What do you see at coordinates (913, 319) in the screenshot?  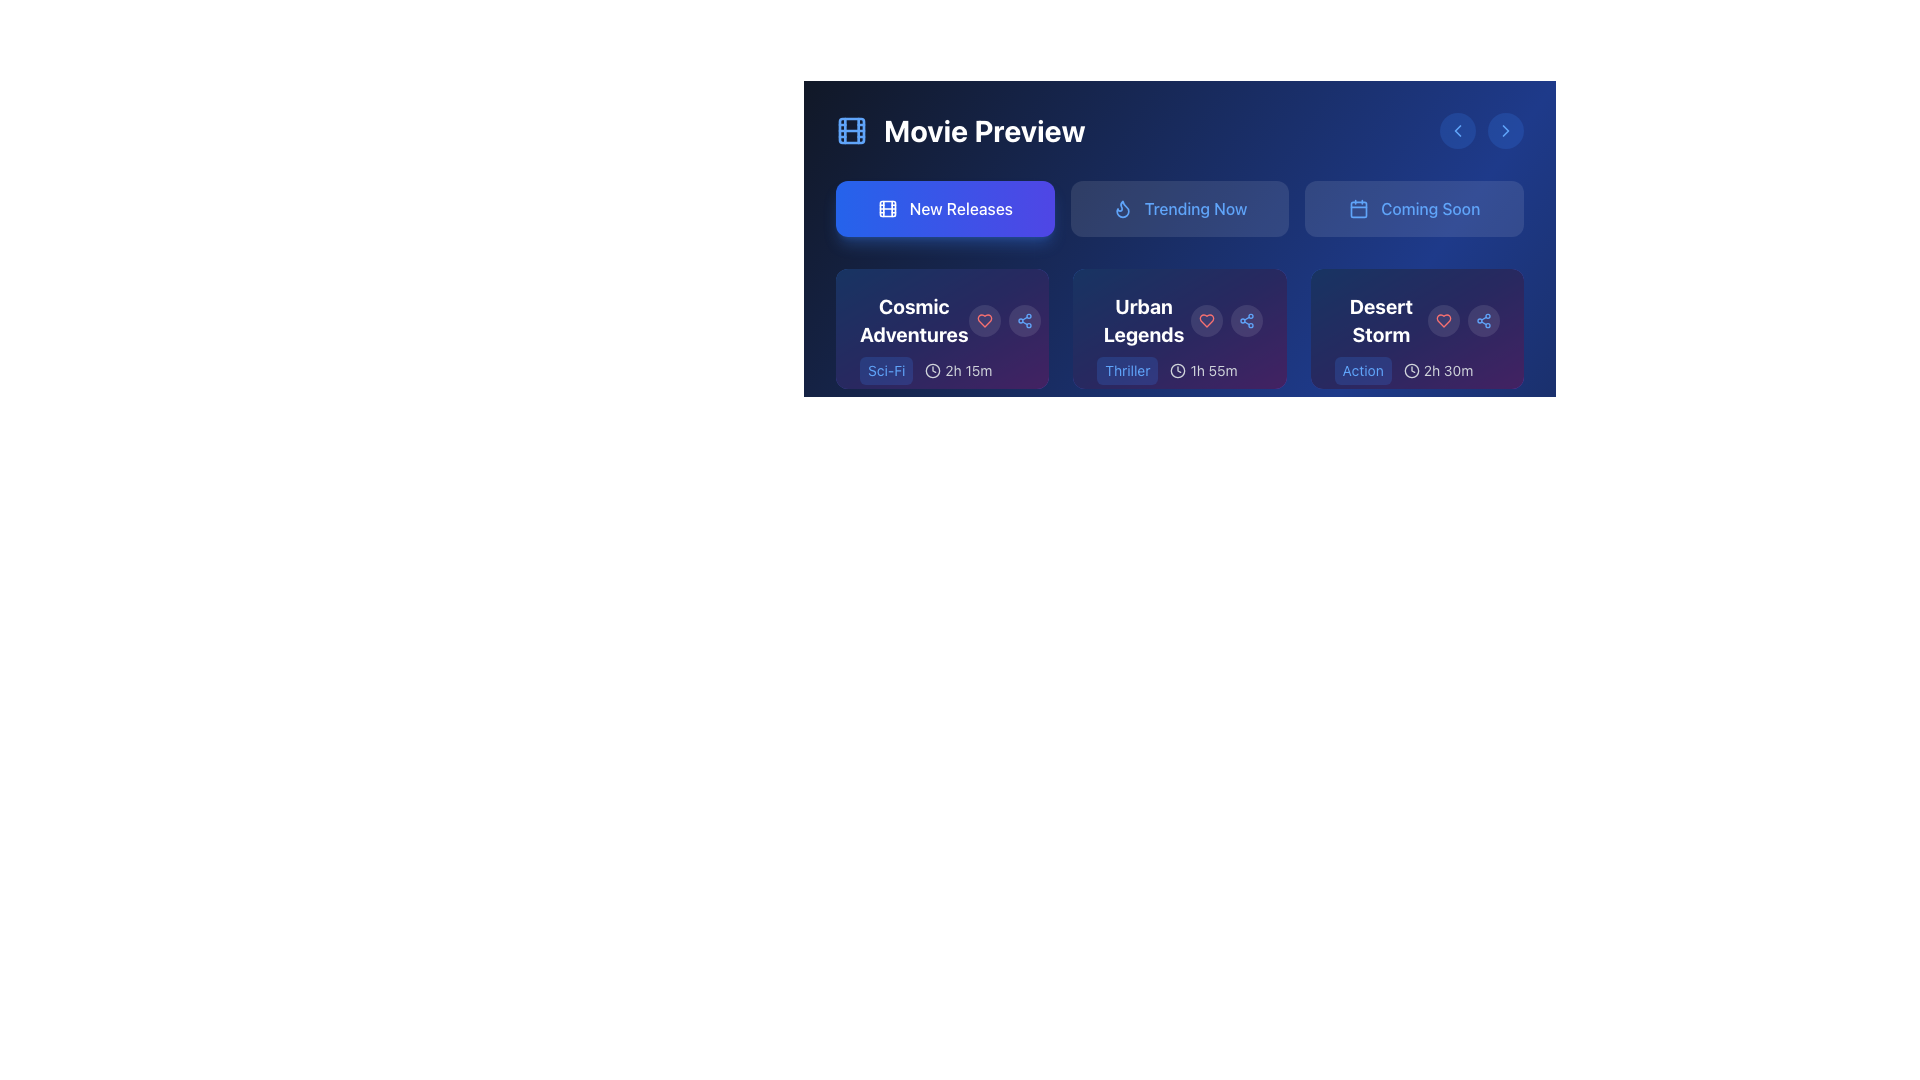 I see `the text label that serves as the title for the first movie card in the 'Movie Preview' section` at bounding box center [913, 319].